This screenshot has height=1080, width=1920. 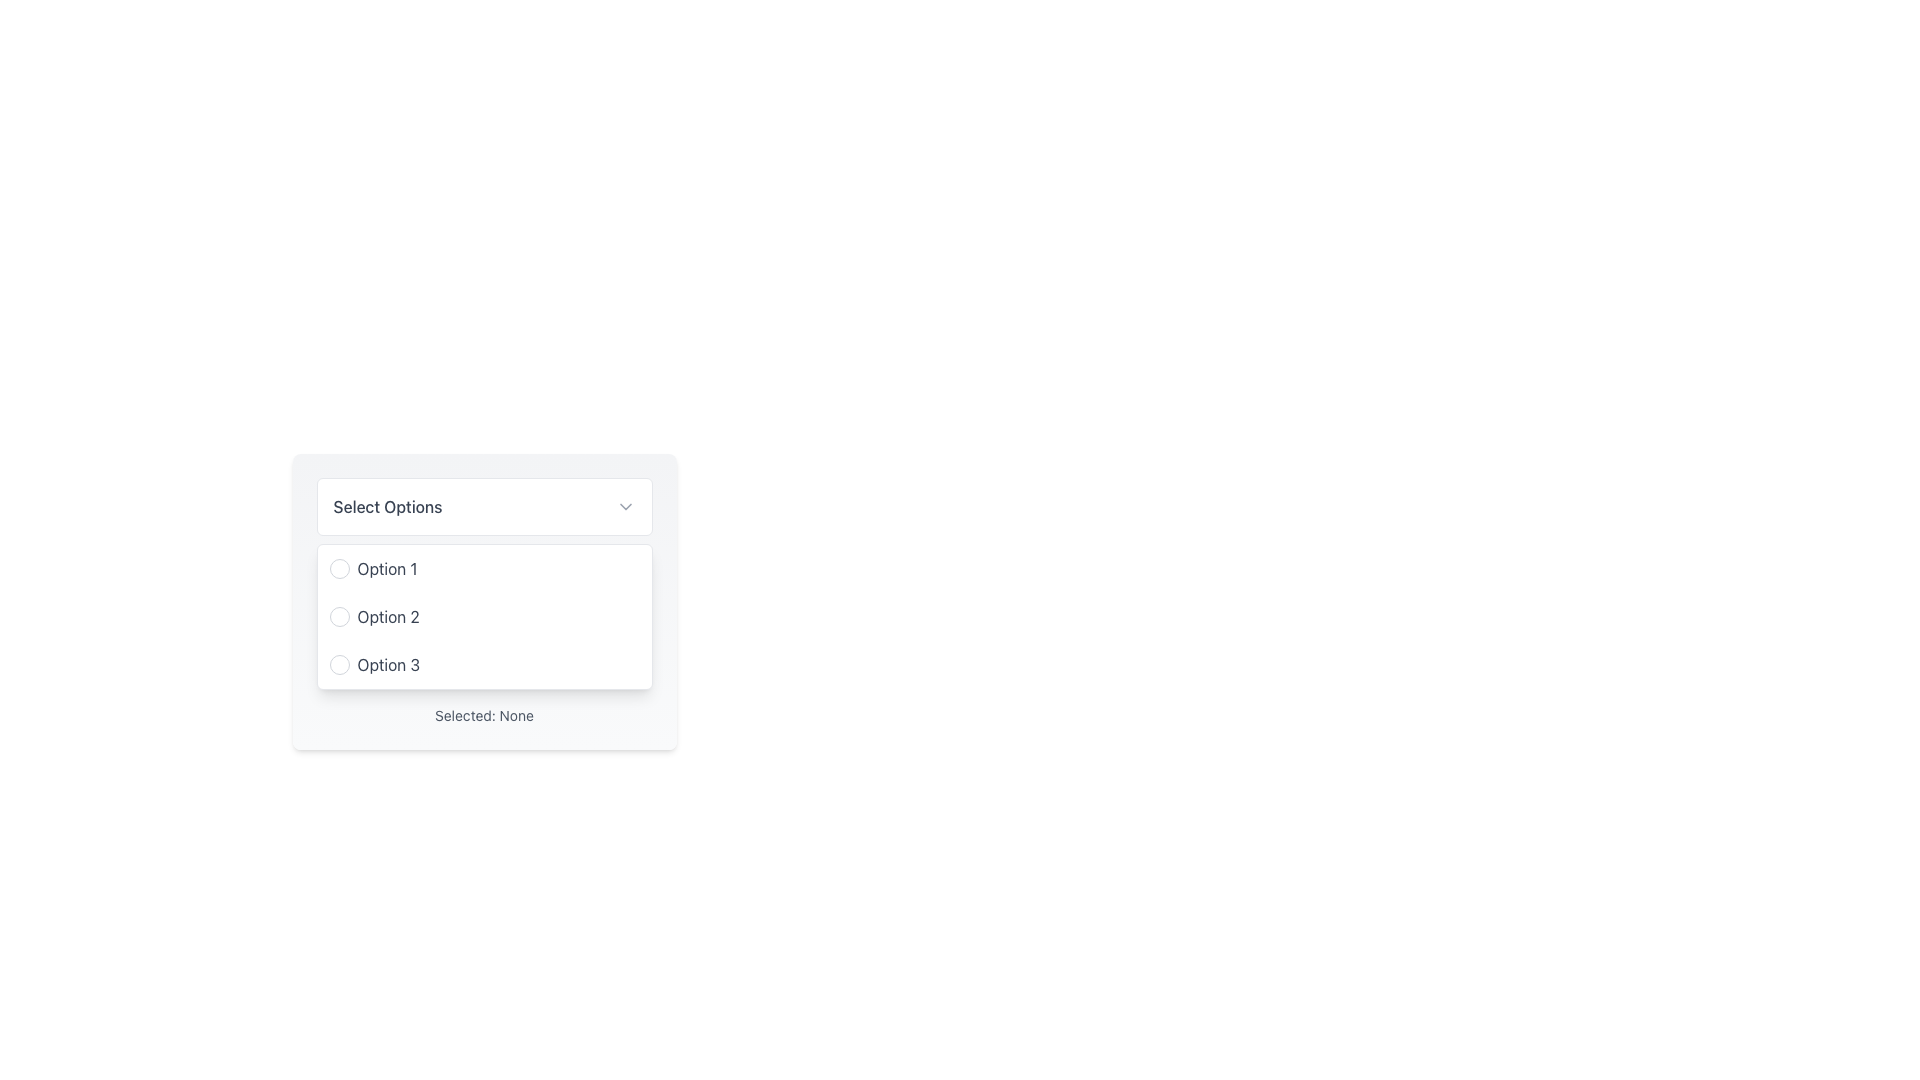 I want to click on text label that displays the current selection, which shows 'Selected: None' and is positioned below the selectable options, so click(x=484, y=715).